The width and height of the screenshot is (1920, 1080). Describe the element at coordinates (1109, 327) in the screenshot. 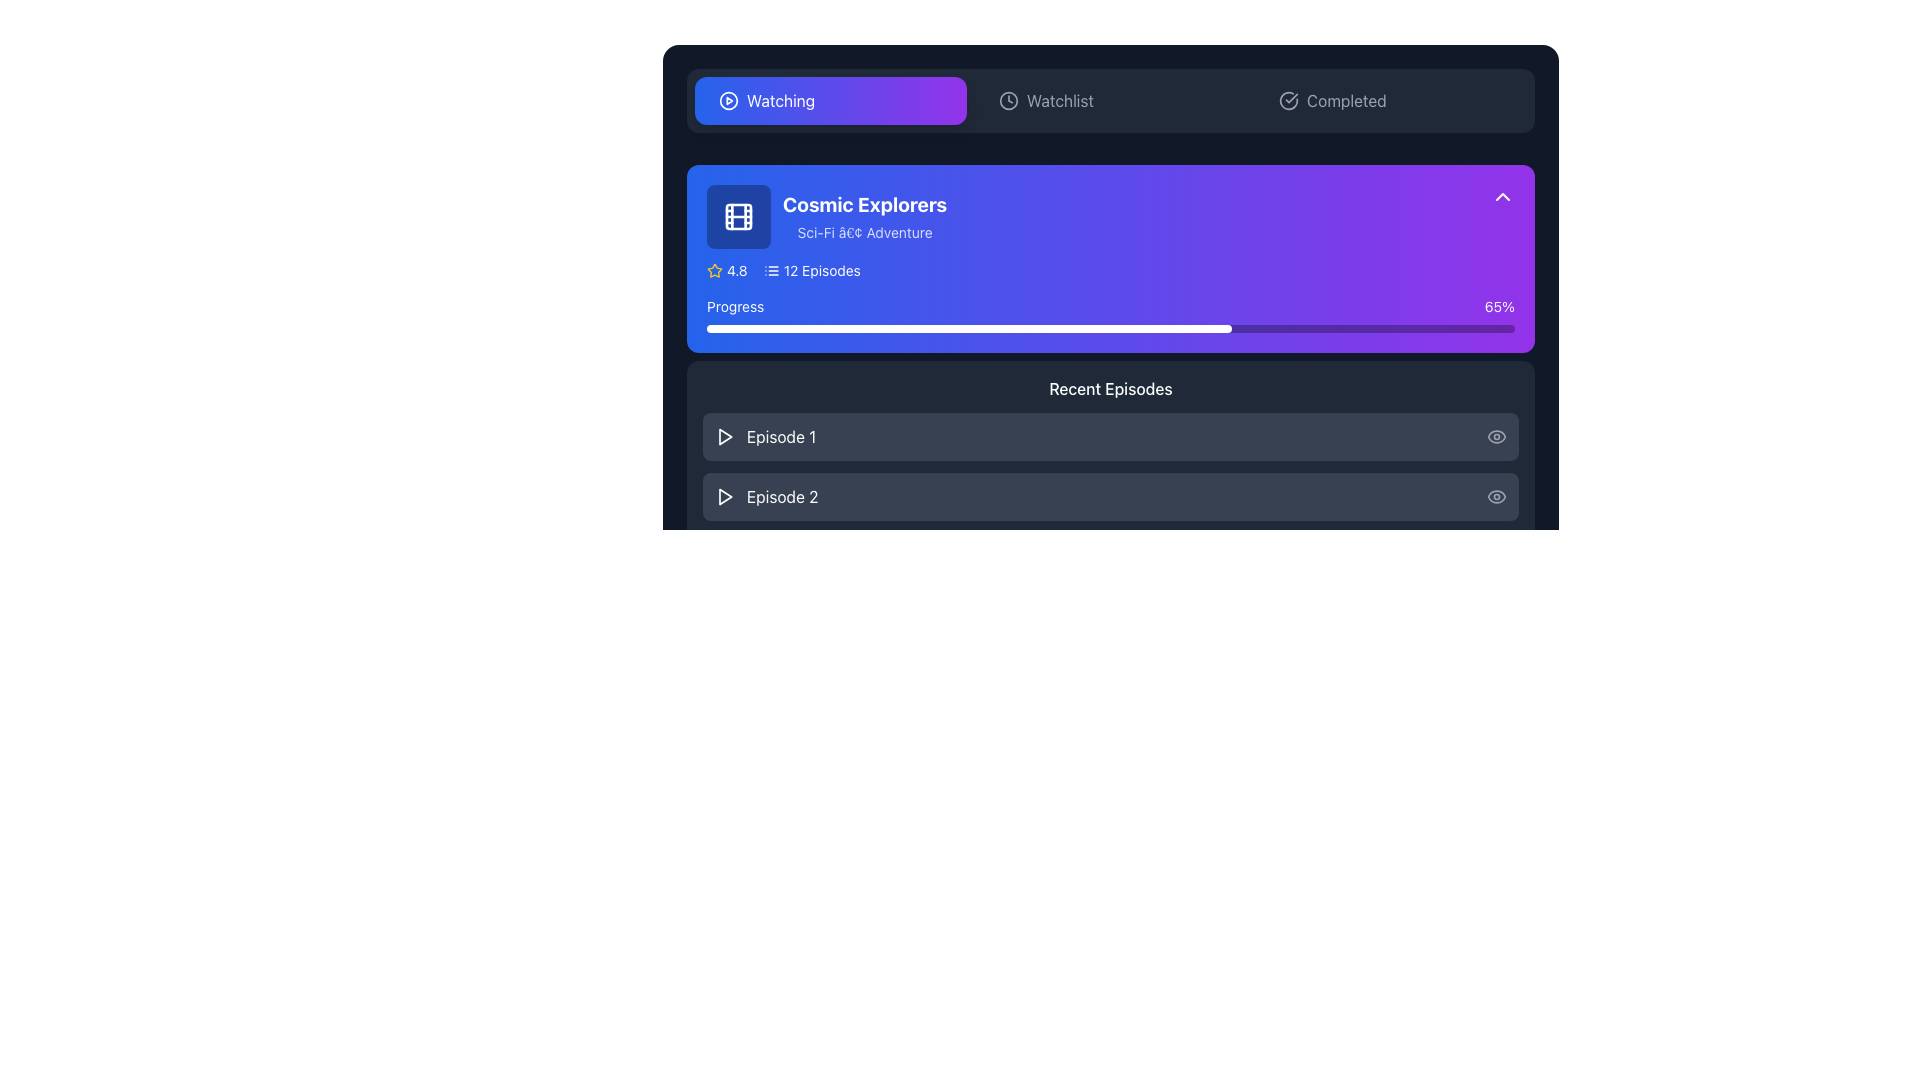

I see `the progress bar located inside the 'Progress' section, which is positioned under the 'Cosmic Explorers' section and features a dark translucent base with a lighter segment indicating progress` at that location.